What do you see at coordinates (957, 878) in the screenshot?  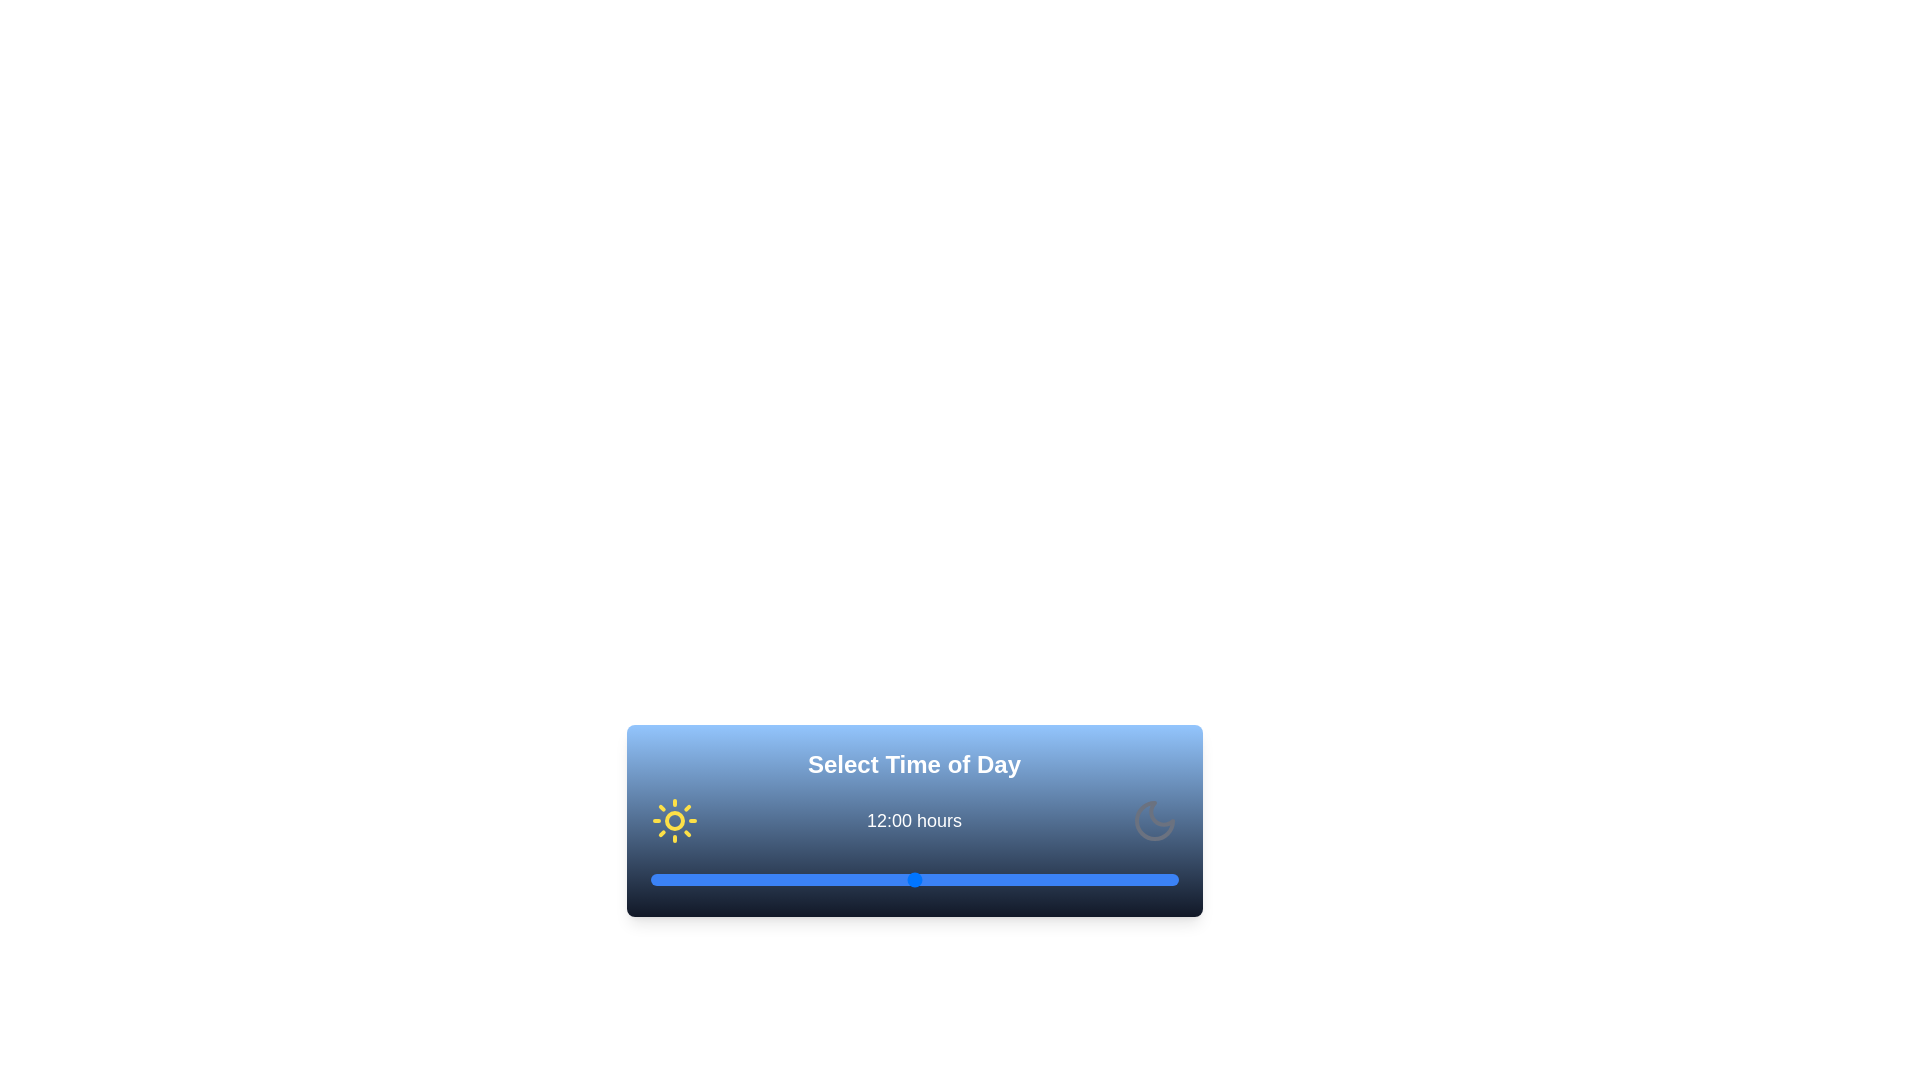 I see `the time to 14 hours using the slider` at bounding box center [957, 878].